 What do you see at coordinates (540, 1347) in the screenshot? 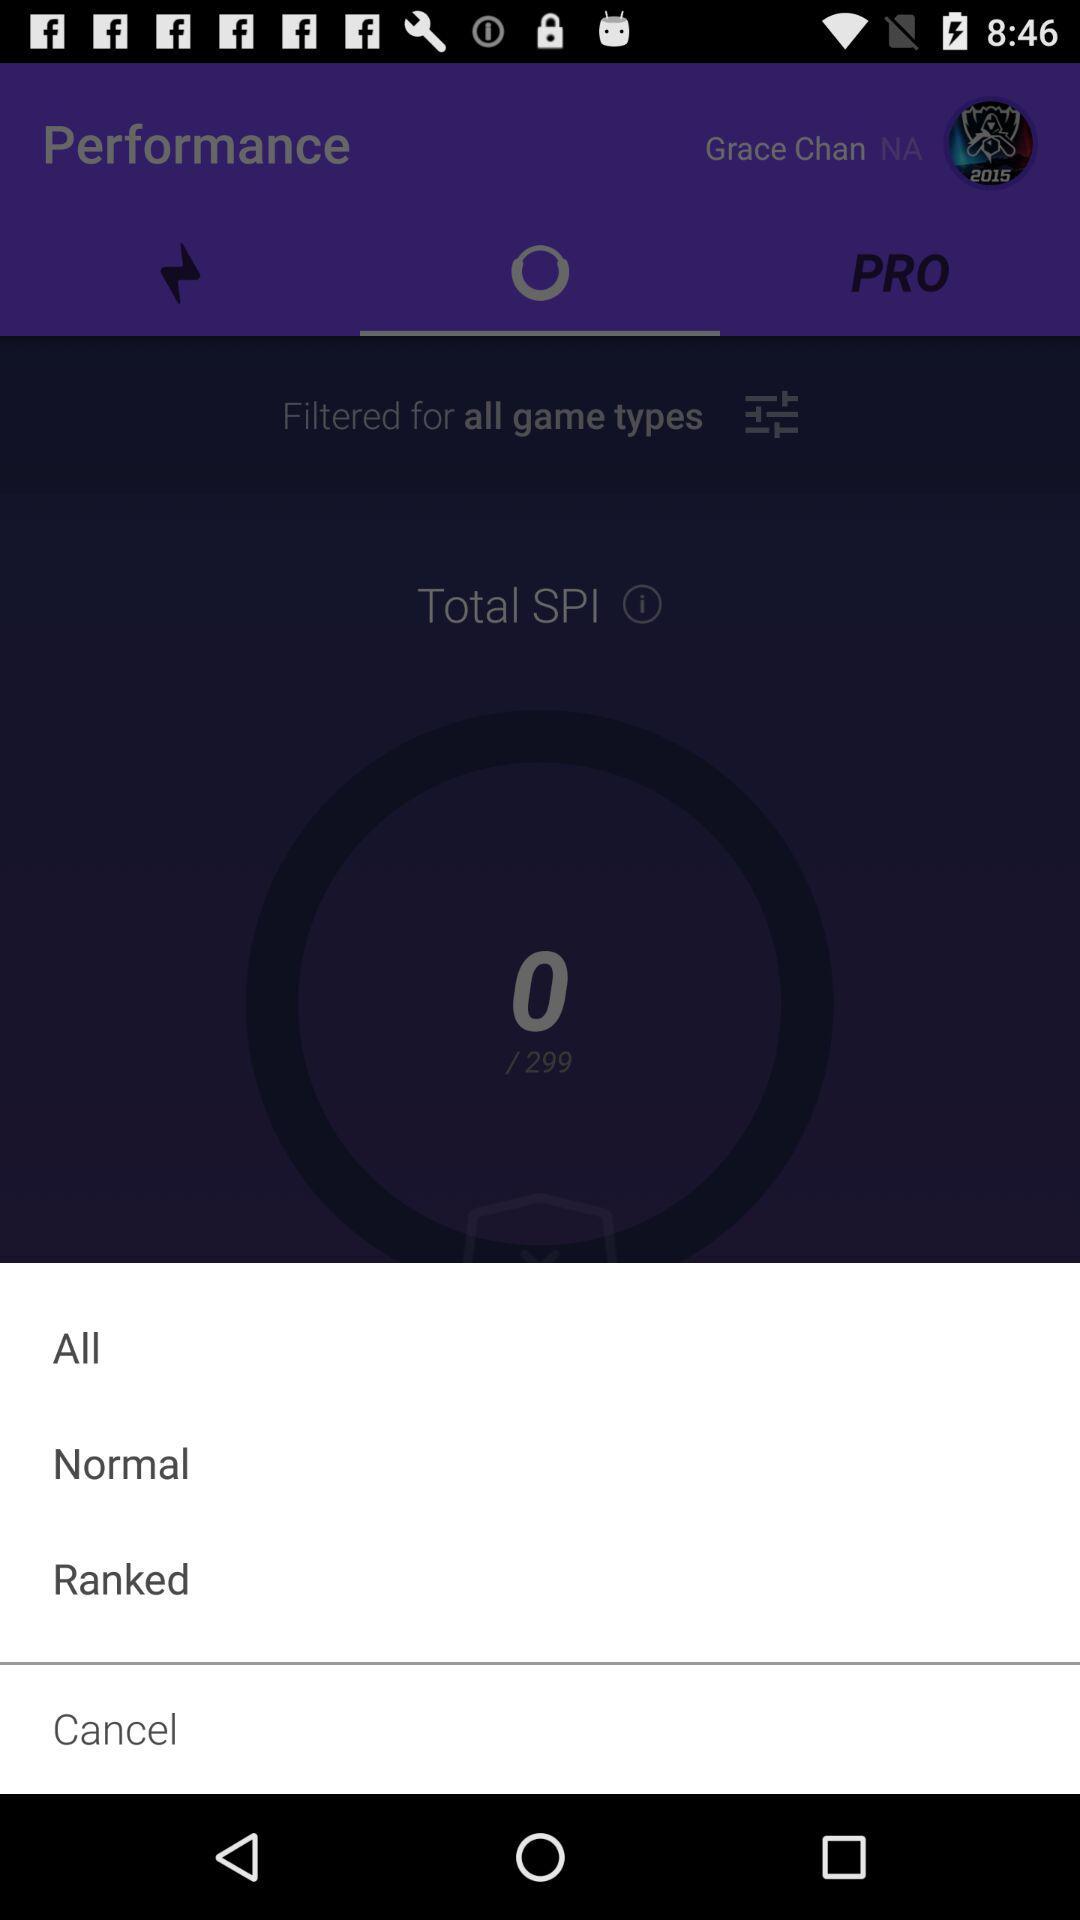
I see `all item` at bounding box center [540, 1347].